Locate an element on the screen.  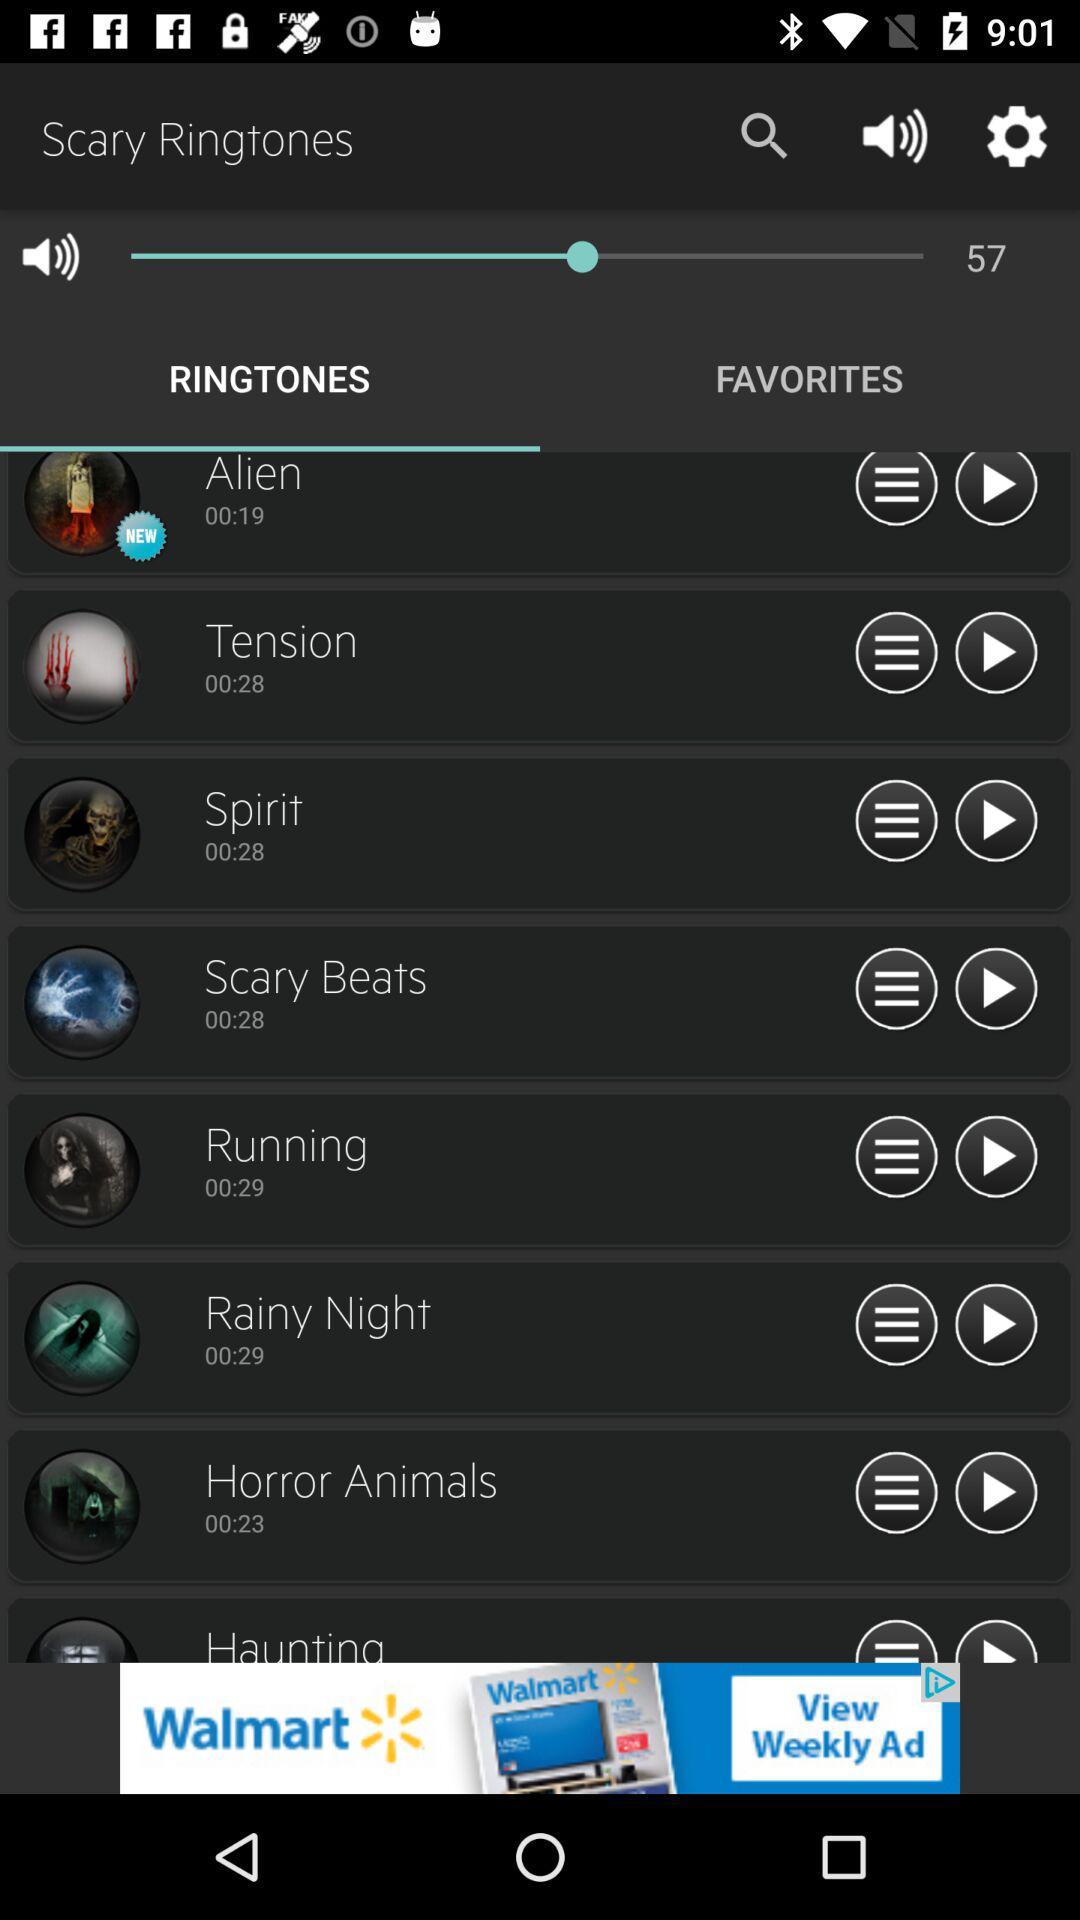
insert into playlist is located at coordinates (895, 1157).